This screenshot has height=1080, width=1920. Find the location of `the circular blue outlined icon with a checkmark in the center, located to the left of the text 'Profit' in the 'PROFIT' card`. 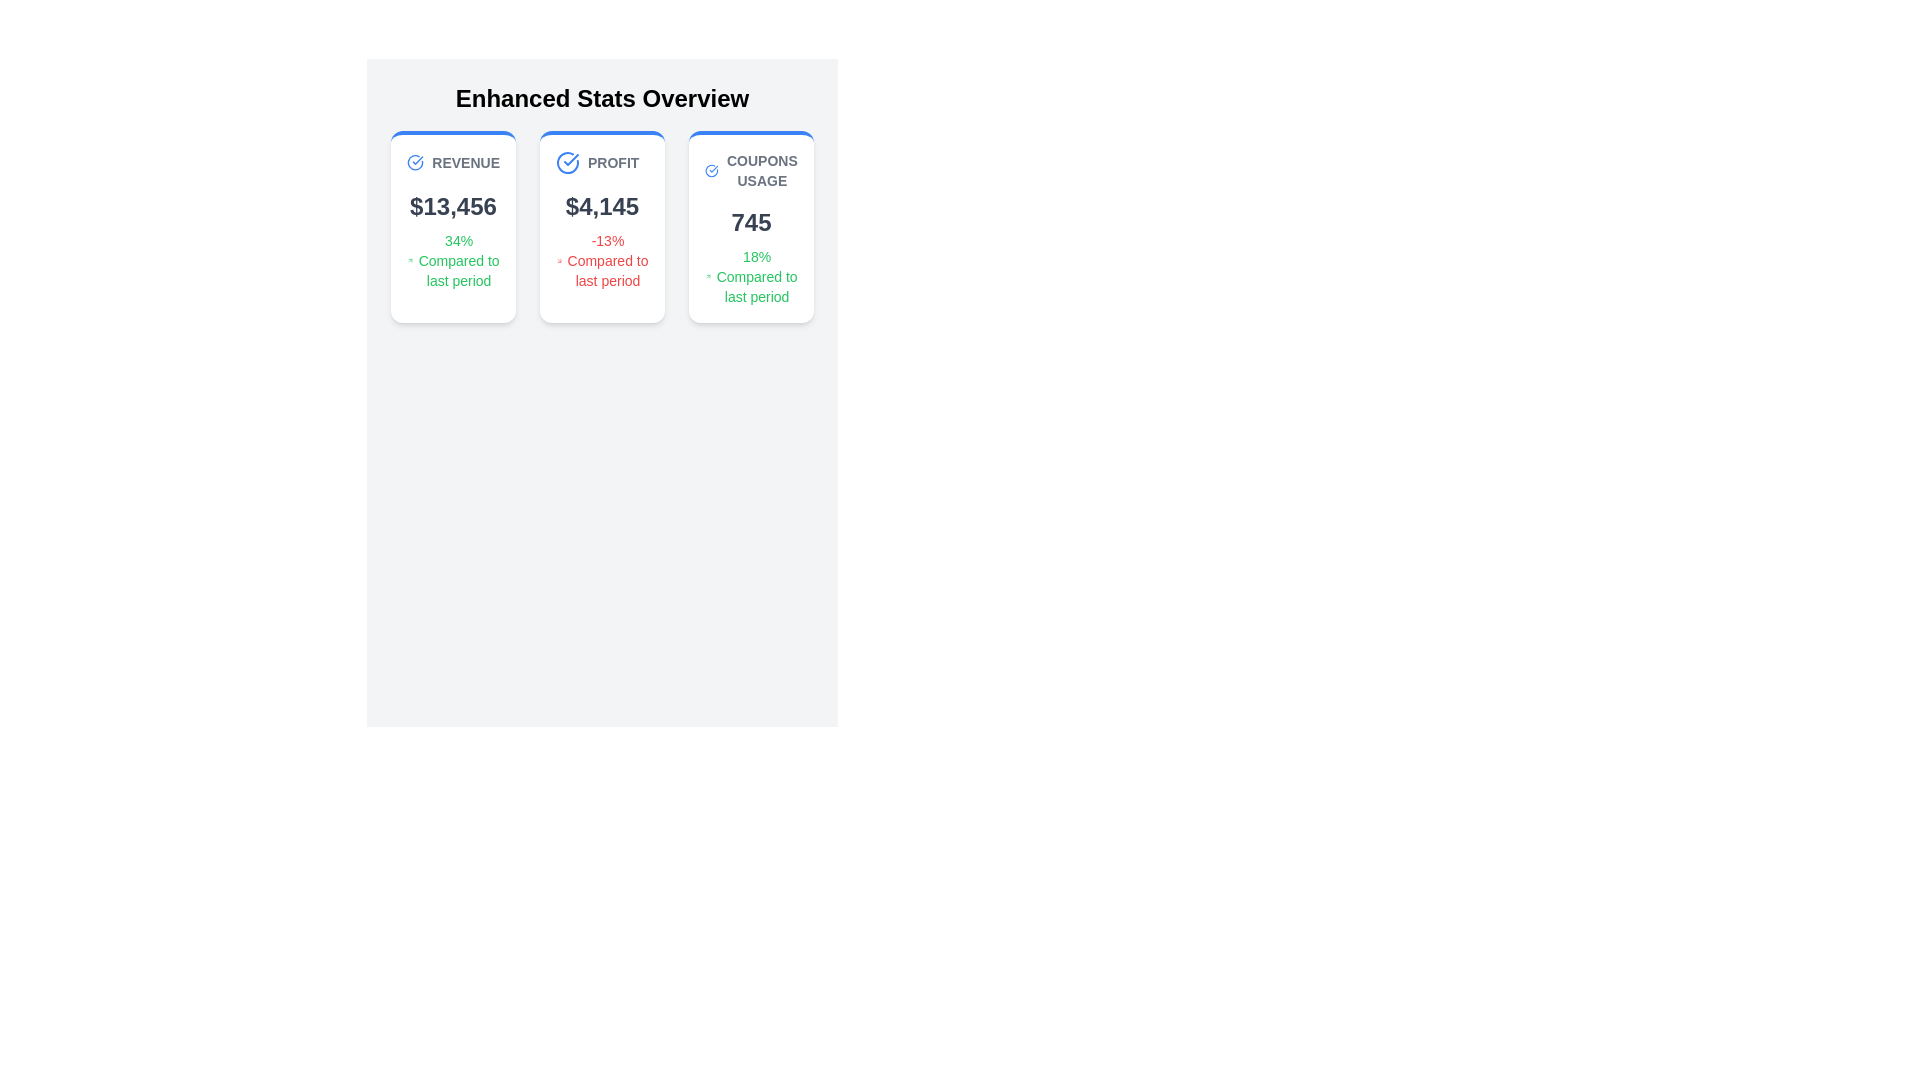

the circular blue outlined icon with a checkmark in the center, located to the left of the text 'Profit' in the 'PROFIT' card is located at coordinates (566, 161).